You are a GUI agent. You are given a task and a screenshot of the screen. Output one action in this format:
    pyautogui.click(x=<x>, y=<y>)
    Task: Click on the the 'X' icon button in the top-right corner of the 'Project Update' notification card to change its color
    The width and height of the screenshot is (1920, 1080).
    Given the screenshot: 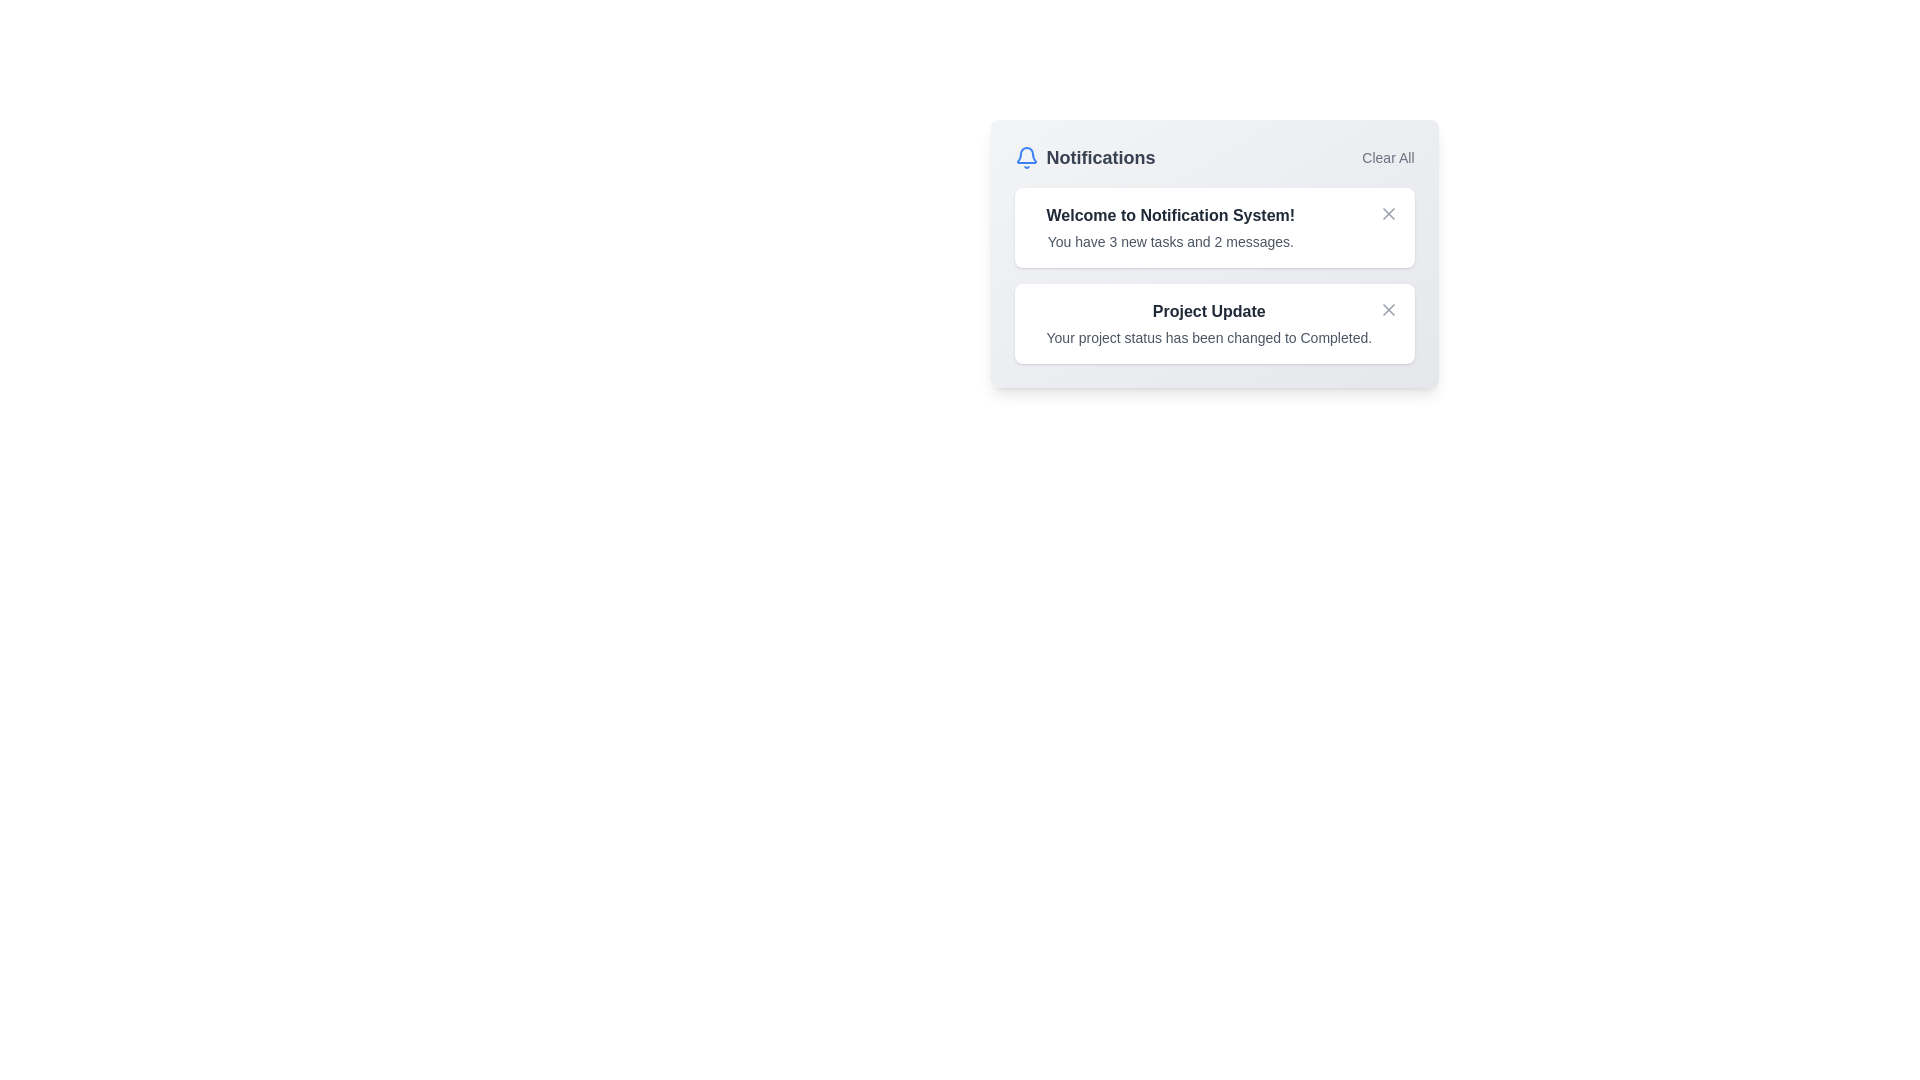 What is the action you would take?
    pyautogui.click(x=1387, y=309)
    